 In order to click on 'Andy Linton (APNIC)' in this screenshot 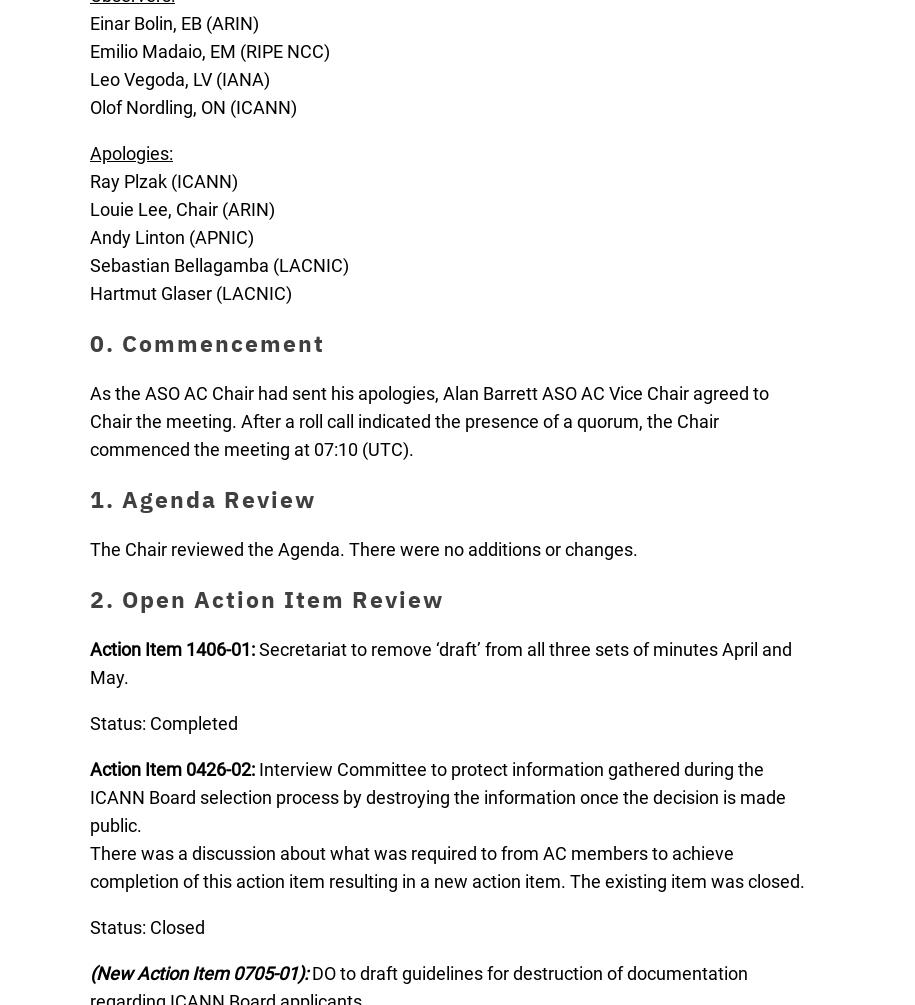, I will do `click(171, 236)`.